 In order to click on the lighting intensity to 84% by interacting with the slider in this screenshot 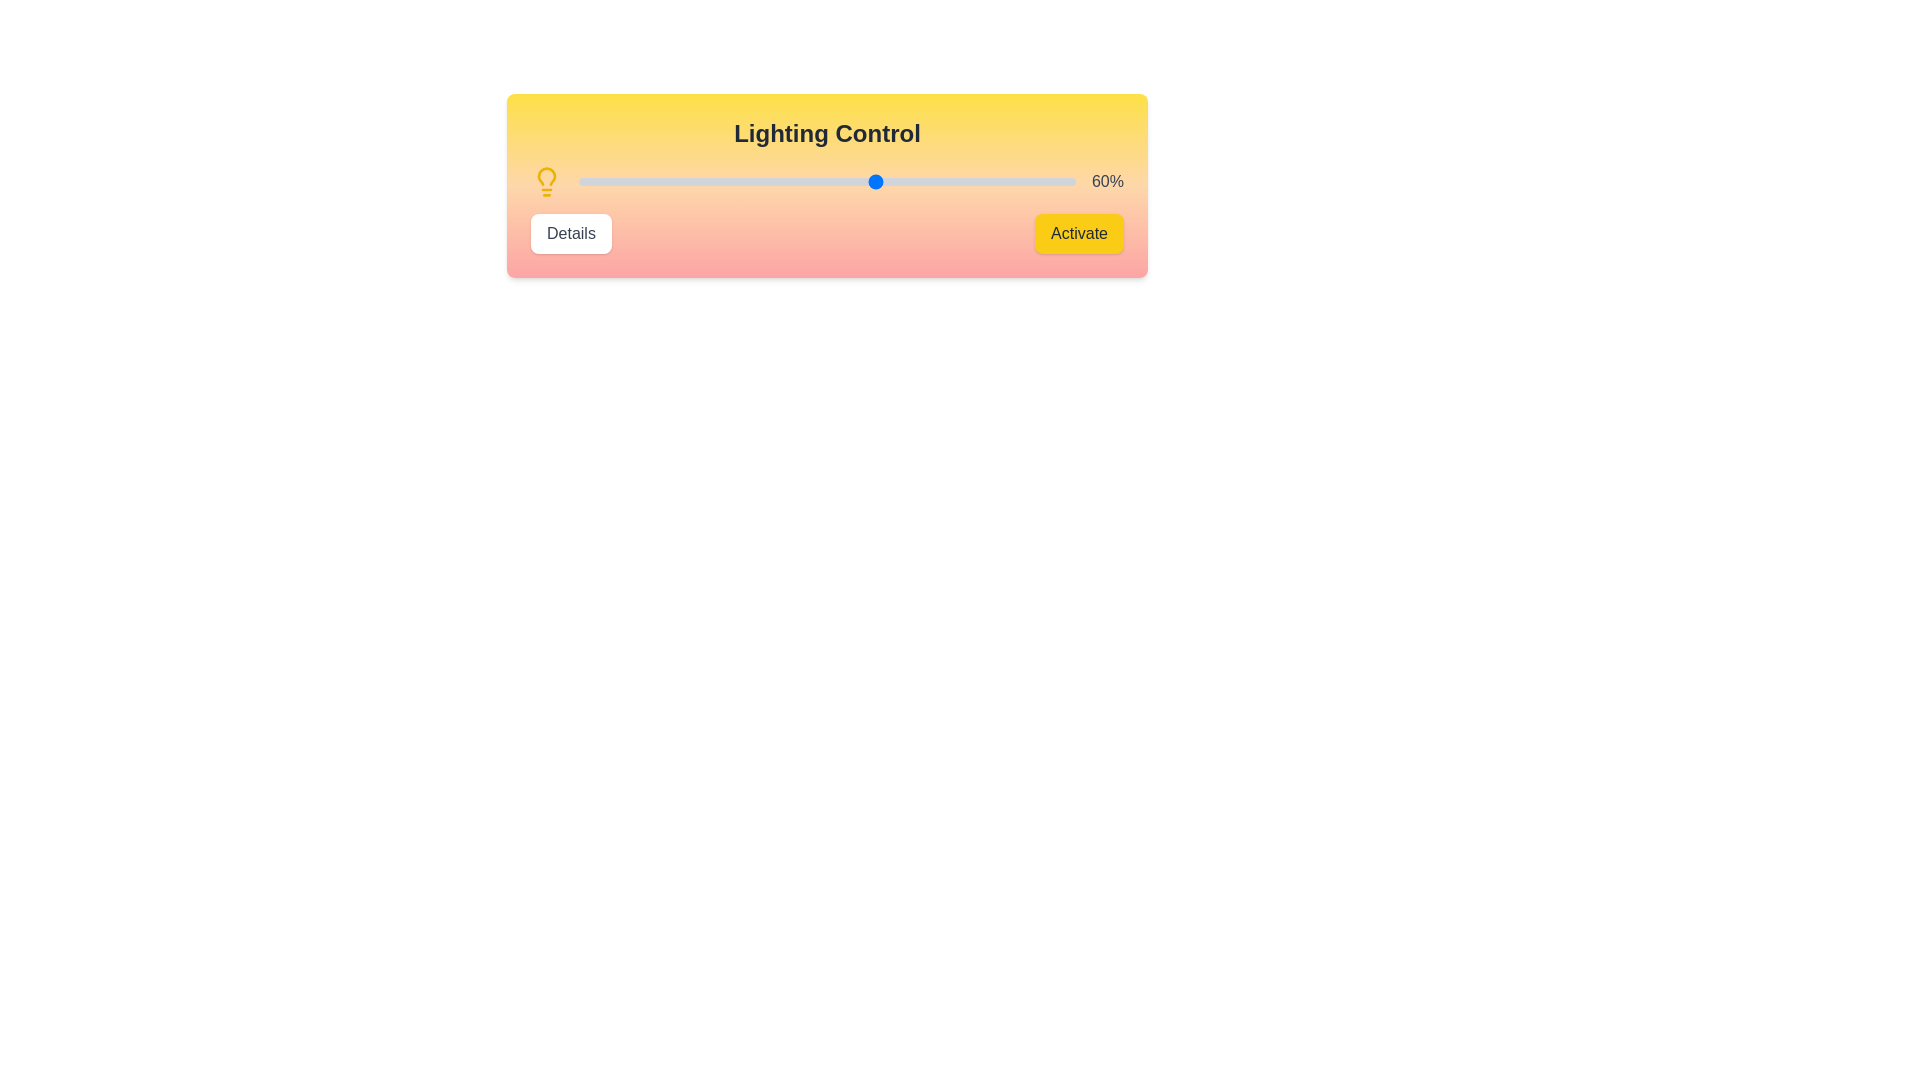, I will do `click(995, 181)`.